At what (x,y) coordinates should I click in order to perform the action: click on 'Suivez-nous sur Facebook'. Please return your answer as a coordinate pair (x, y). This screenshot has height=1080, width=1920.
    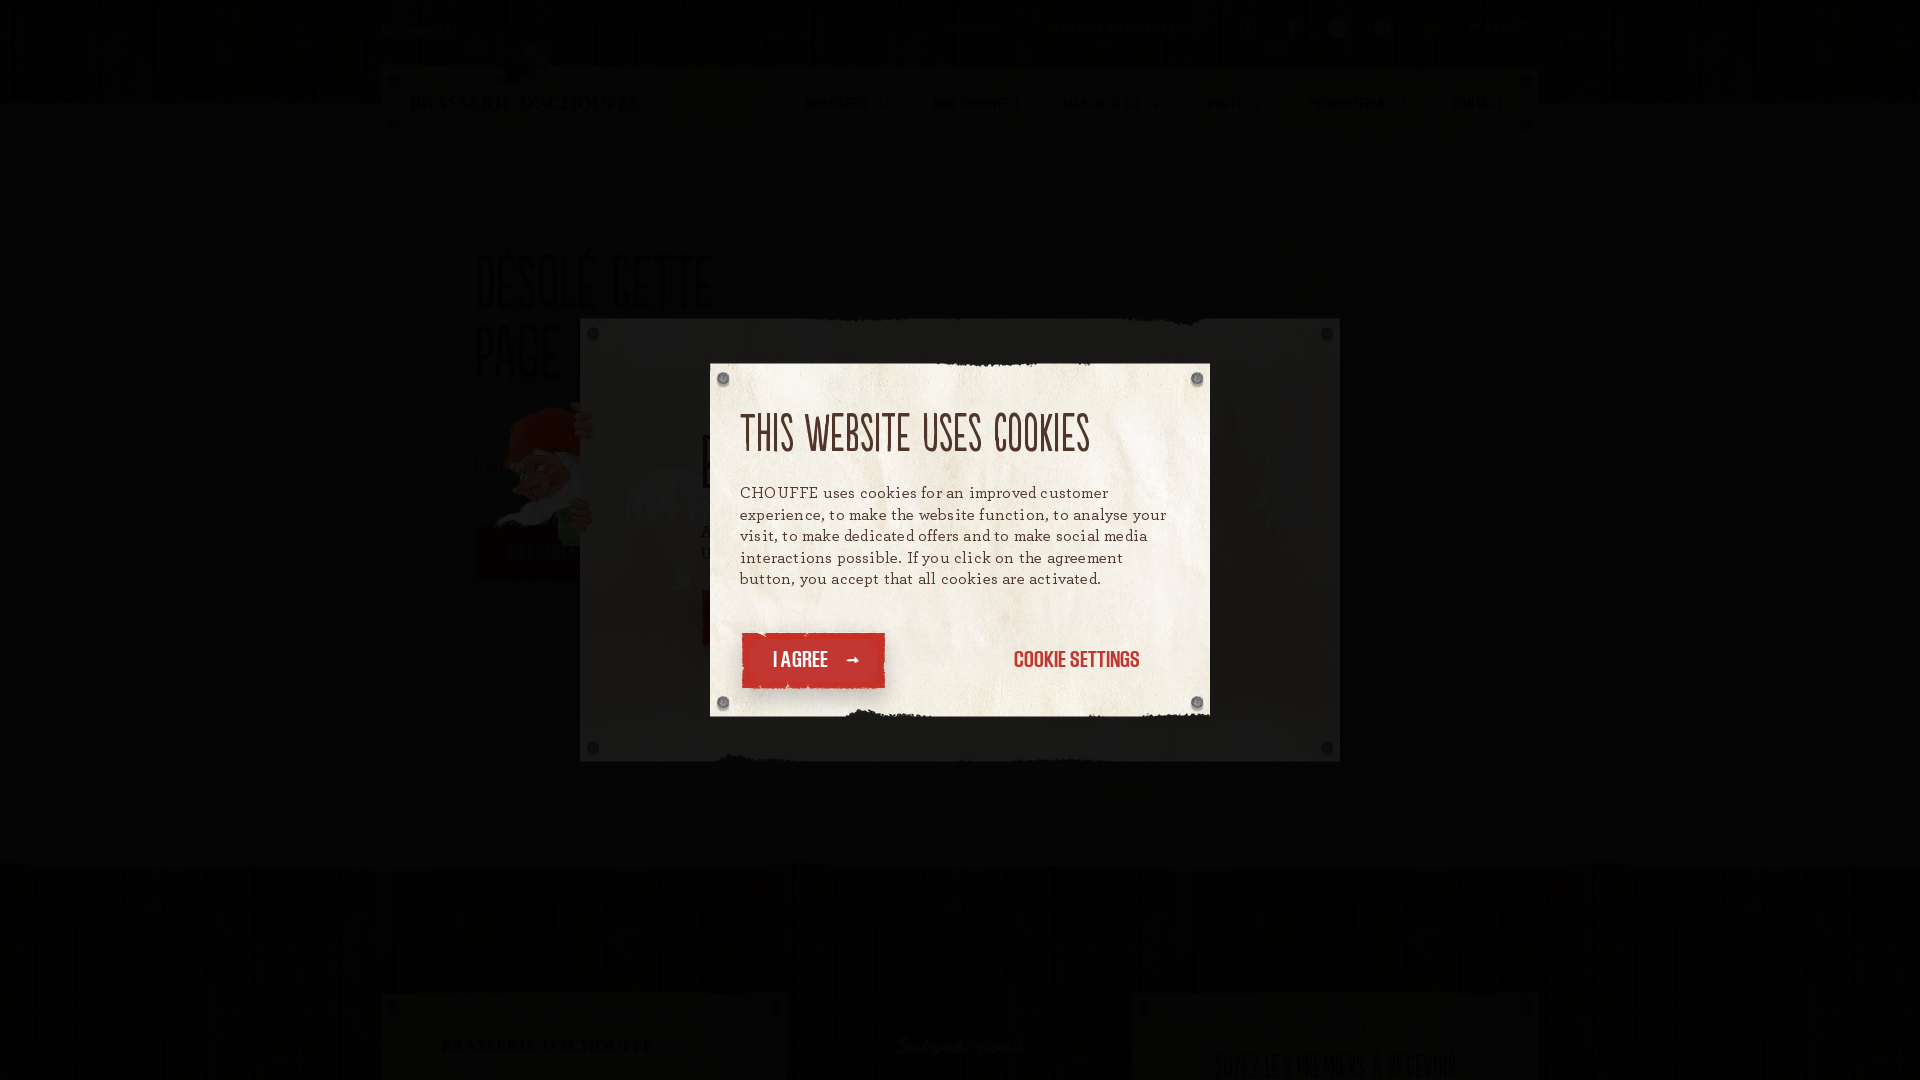
    Looking at the image, I should click on (1291, 27).